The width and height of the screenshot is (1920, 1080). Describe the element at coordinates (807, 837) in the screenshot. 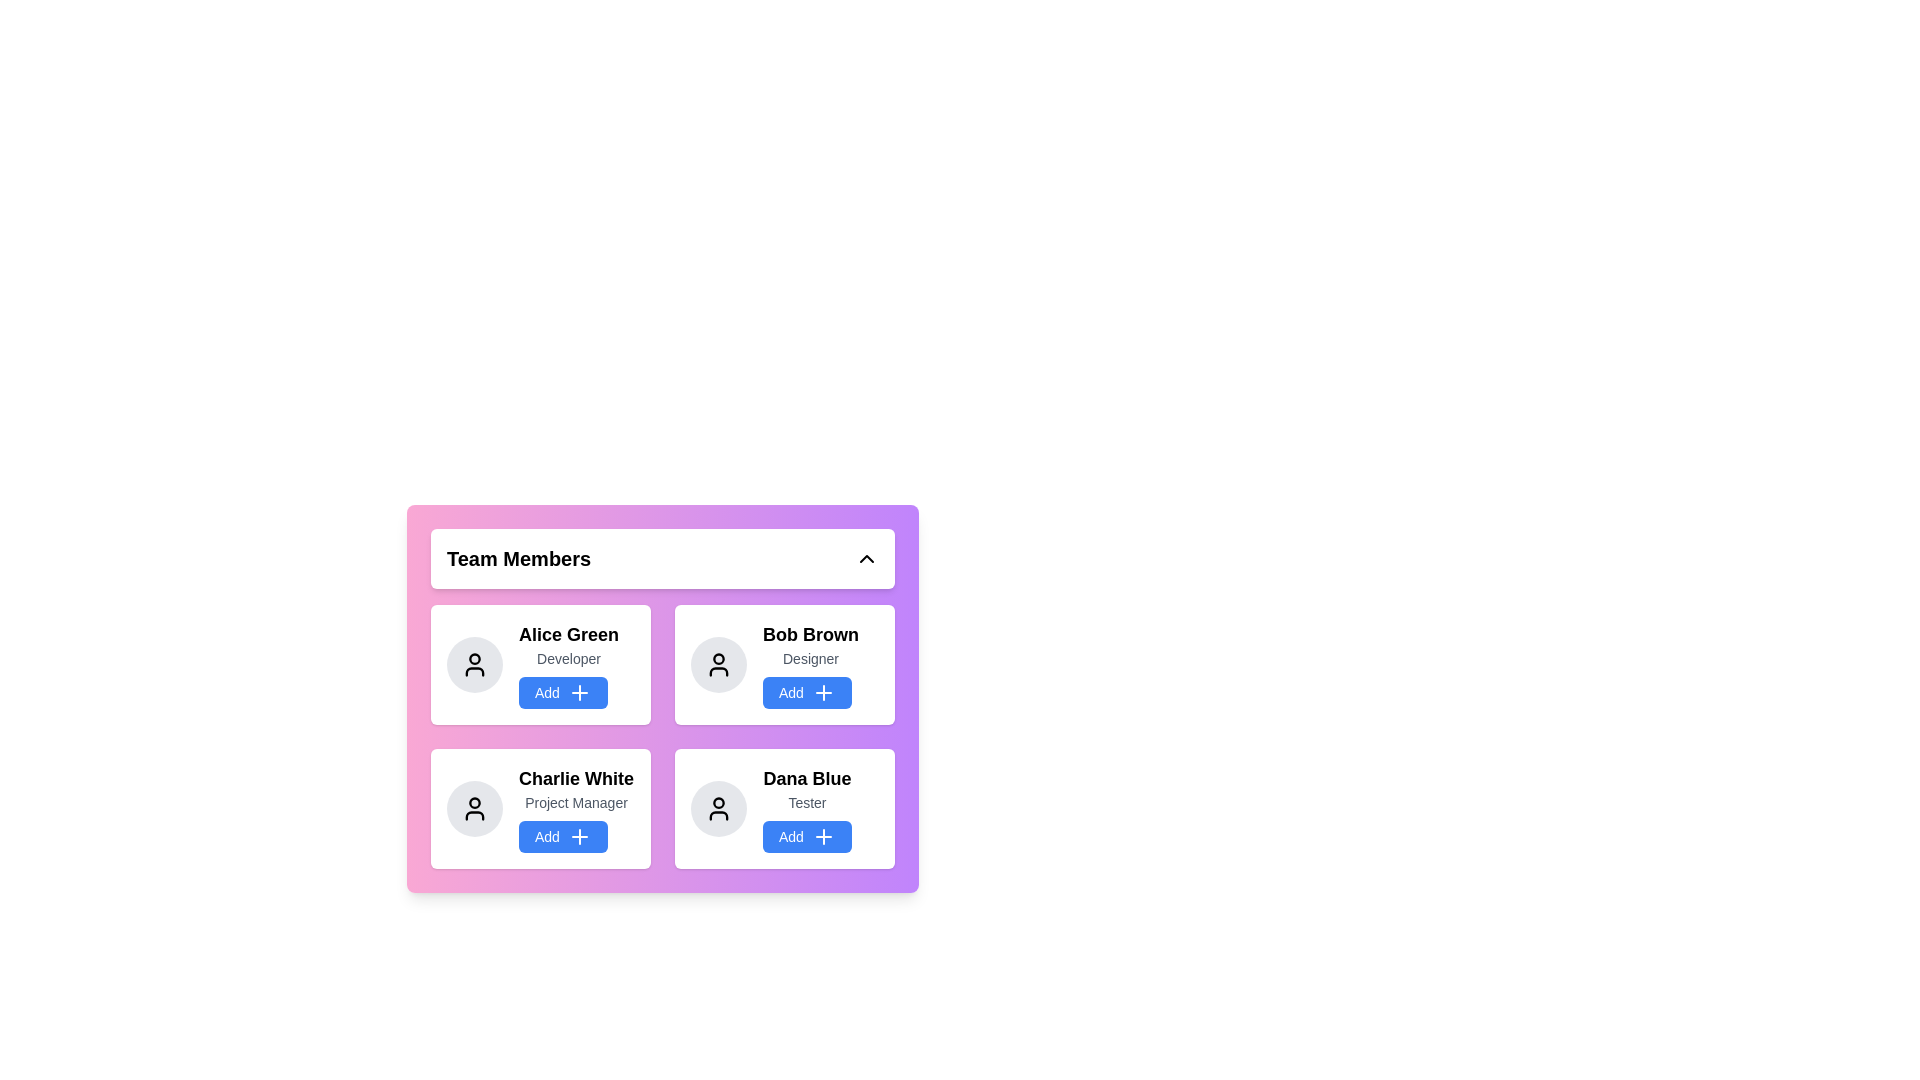

I see `the button located in the fourth card under the 'Dana Blue' section` at that location.